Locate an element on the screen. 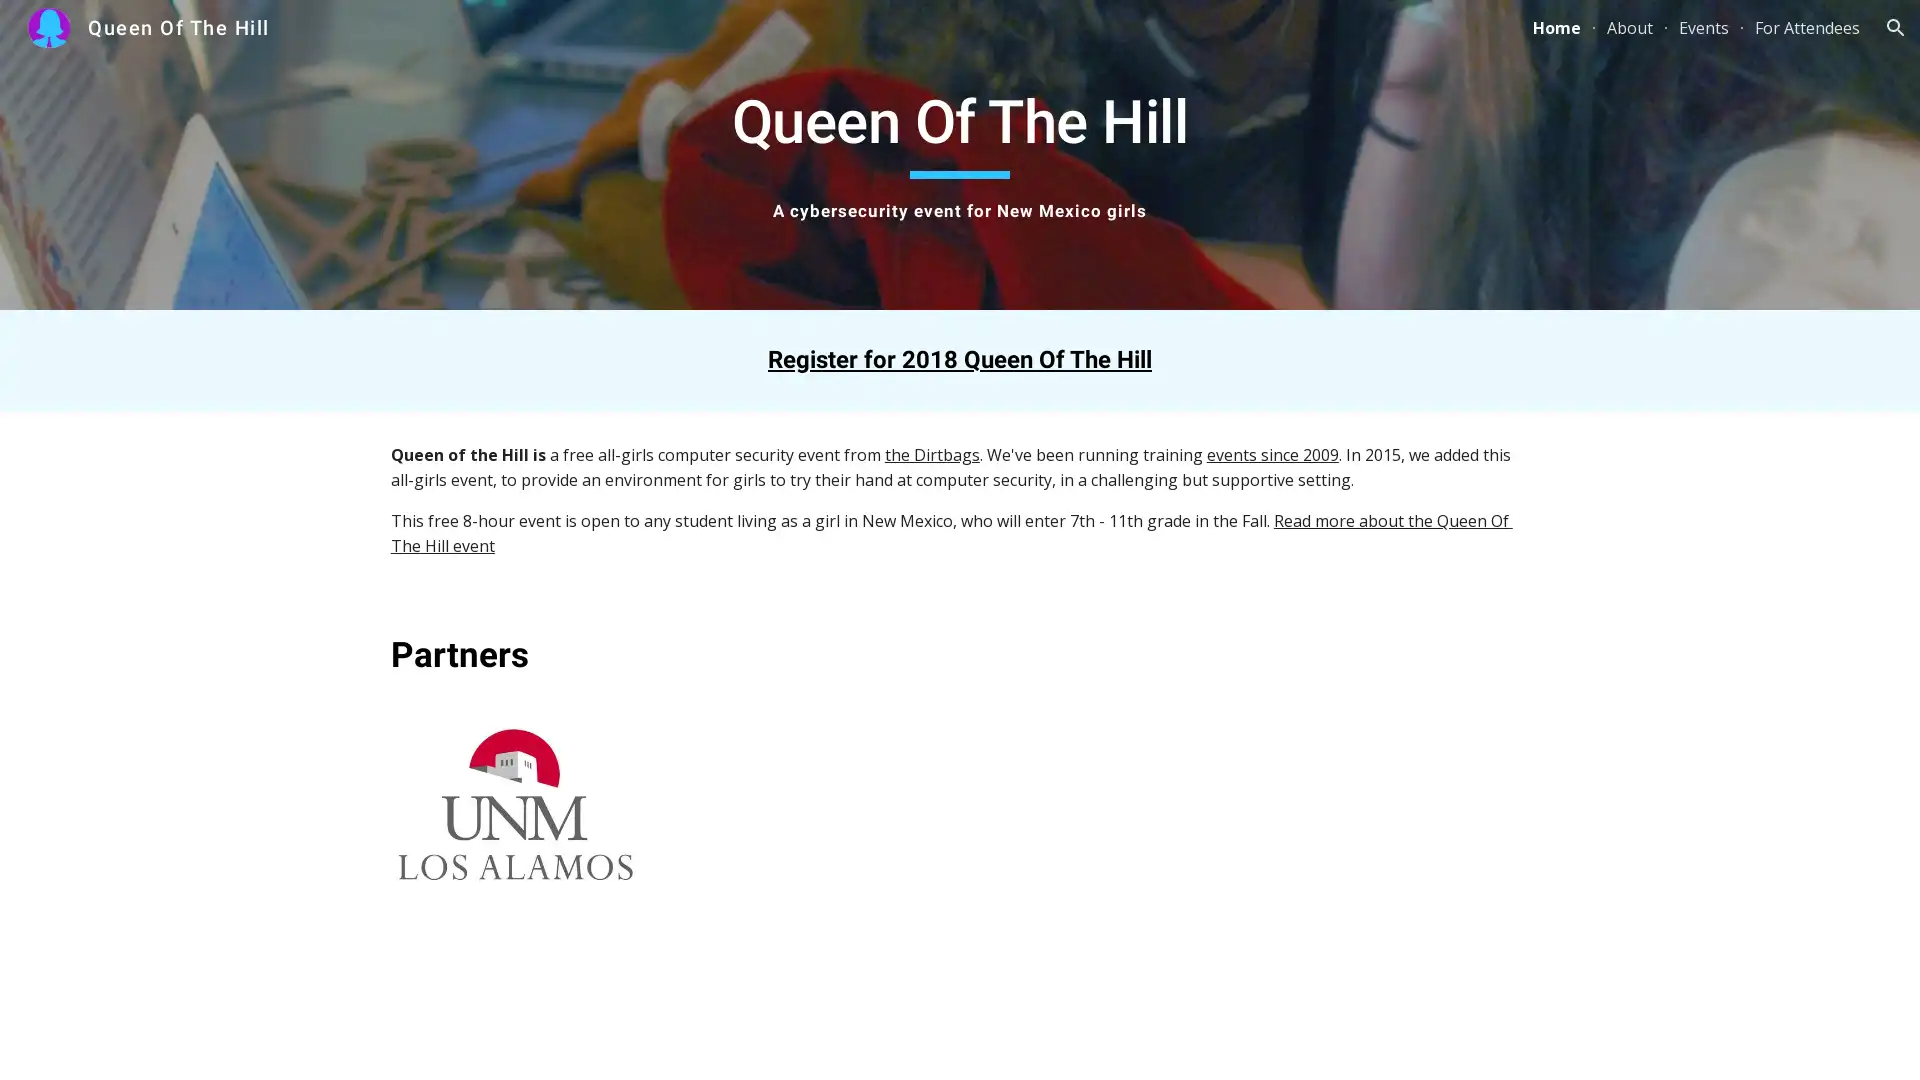  Google Sites is located at coordinates (96, 1044).